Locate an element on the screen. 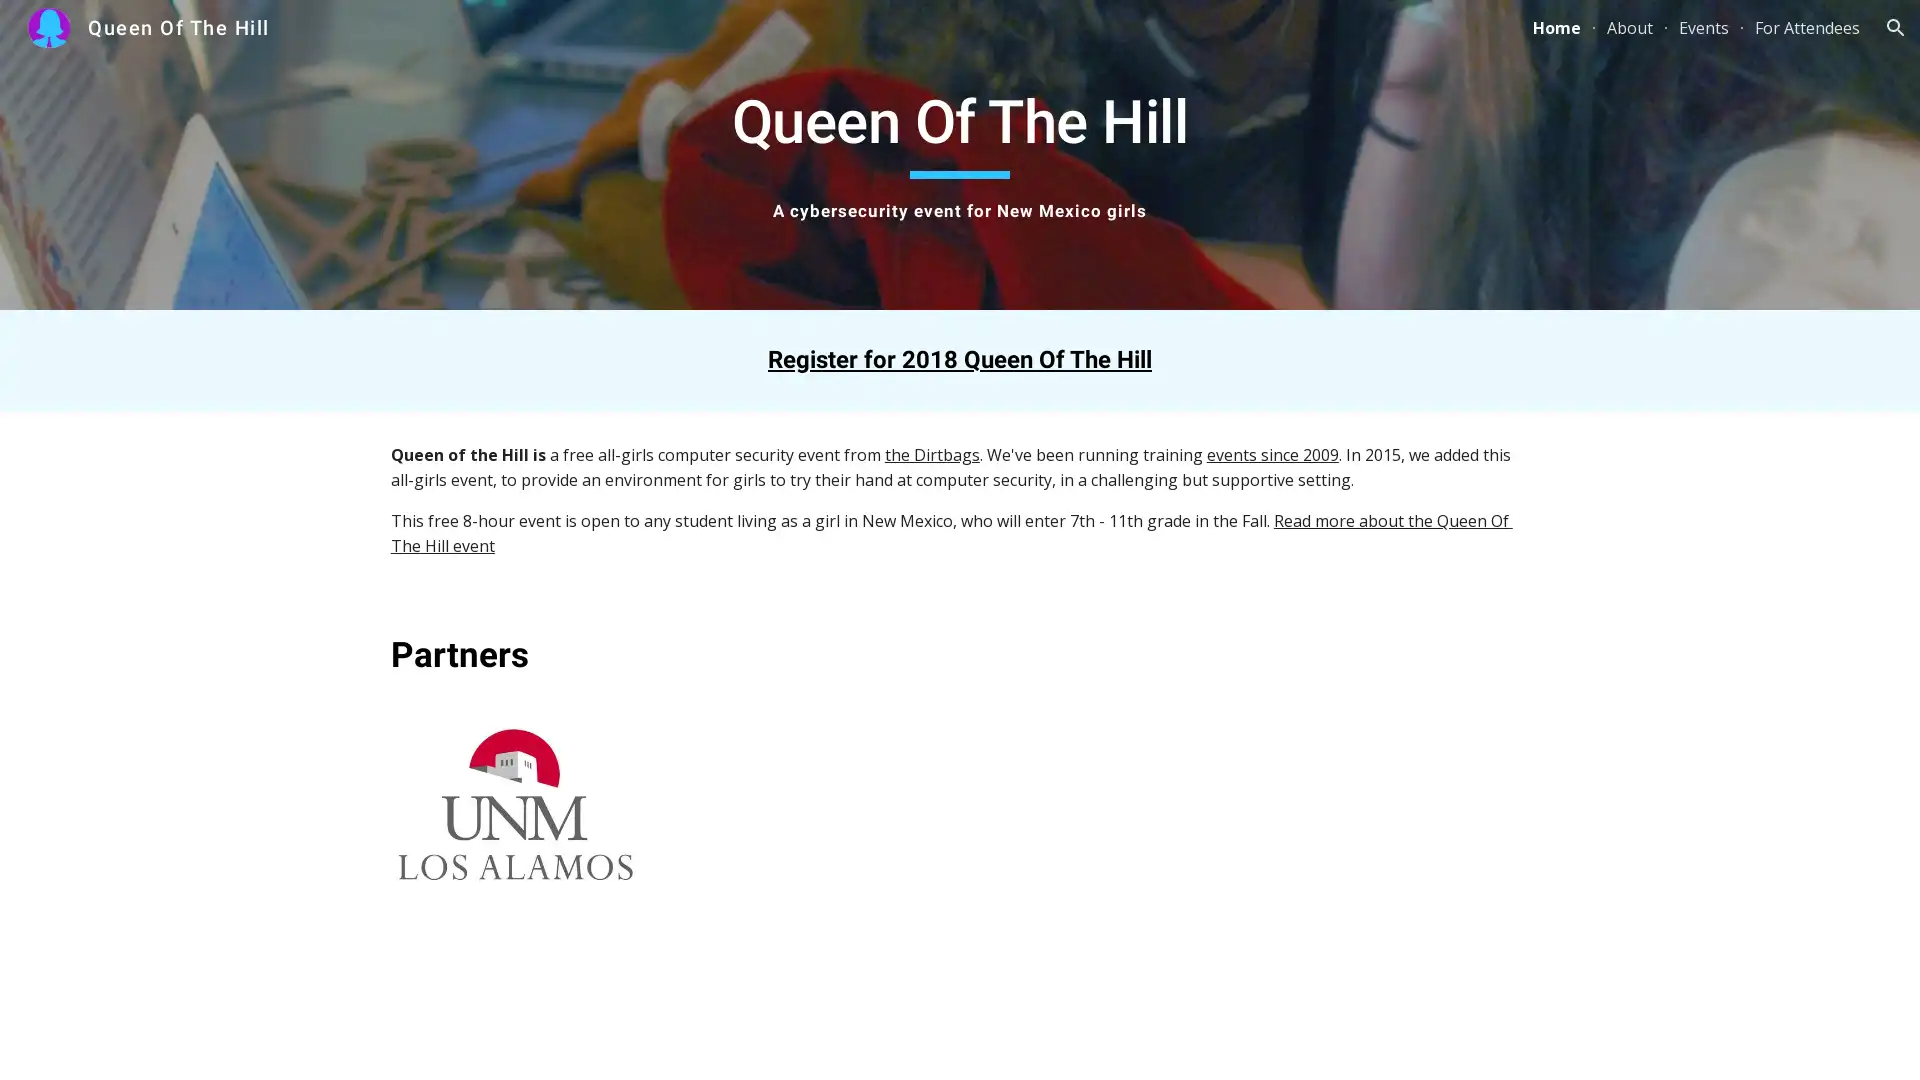  Google Sites is located at coordinates (96, 1044).